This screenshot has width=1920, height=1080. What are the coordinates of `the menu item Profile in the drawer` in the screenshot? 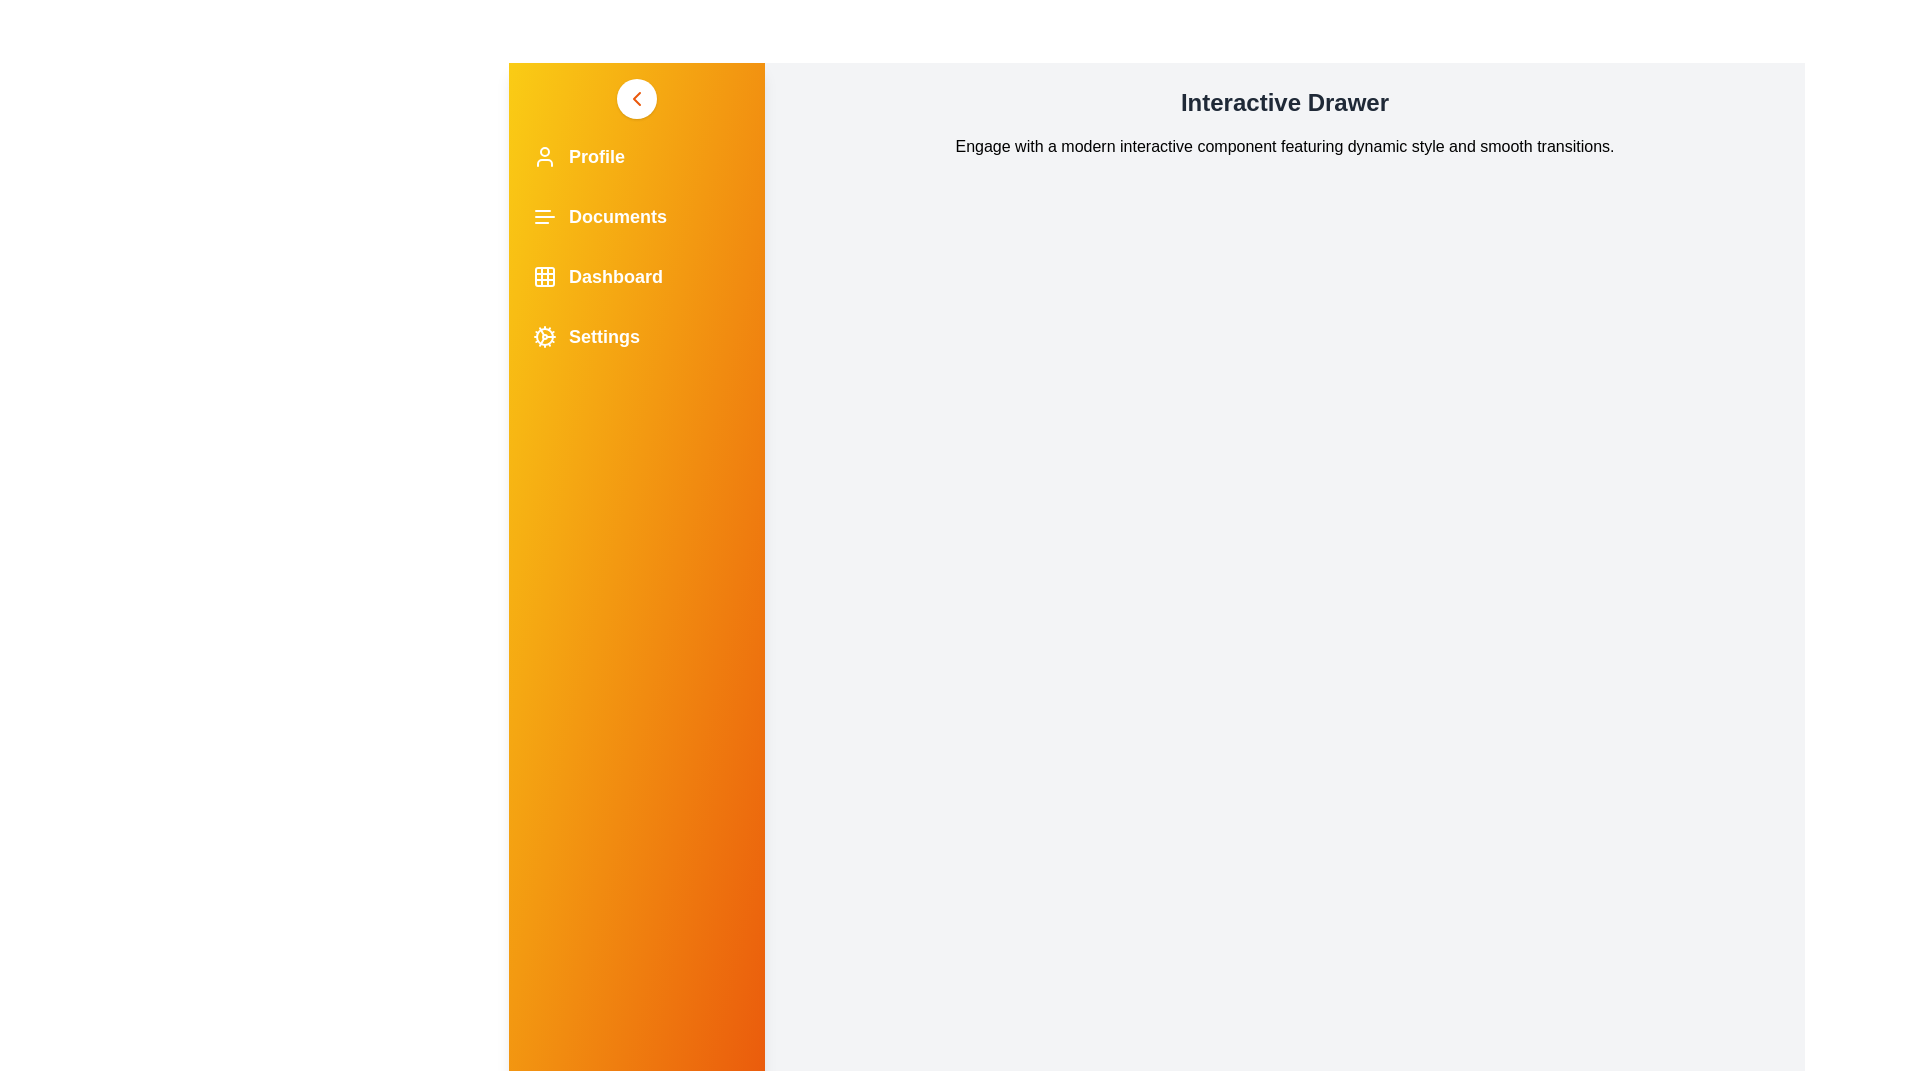 It's located at (636, 156).